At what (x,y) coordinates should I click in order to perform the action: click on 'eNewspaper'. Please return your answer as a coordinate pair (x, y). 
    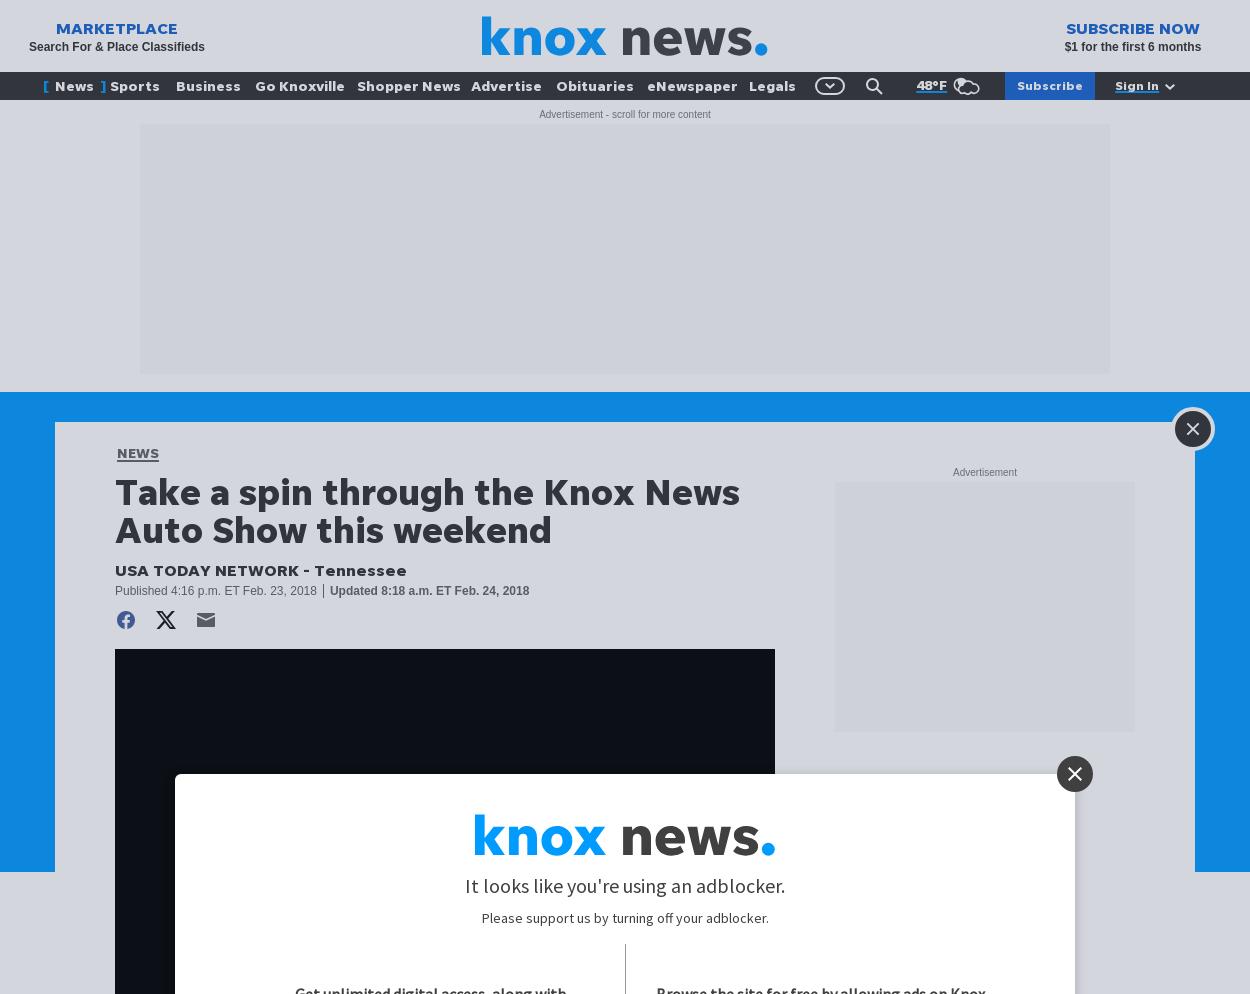
    Looking at the image, I should click on (690, 85).